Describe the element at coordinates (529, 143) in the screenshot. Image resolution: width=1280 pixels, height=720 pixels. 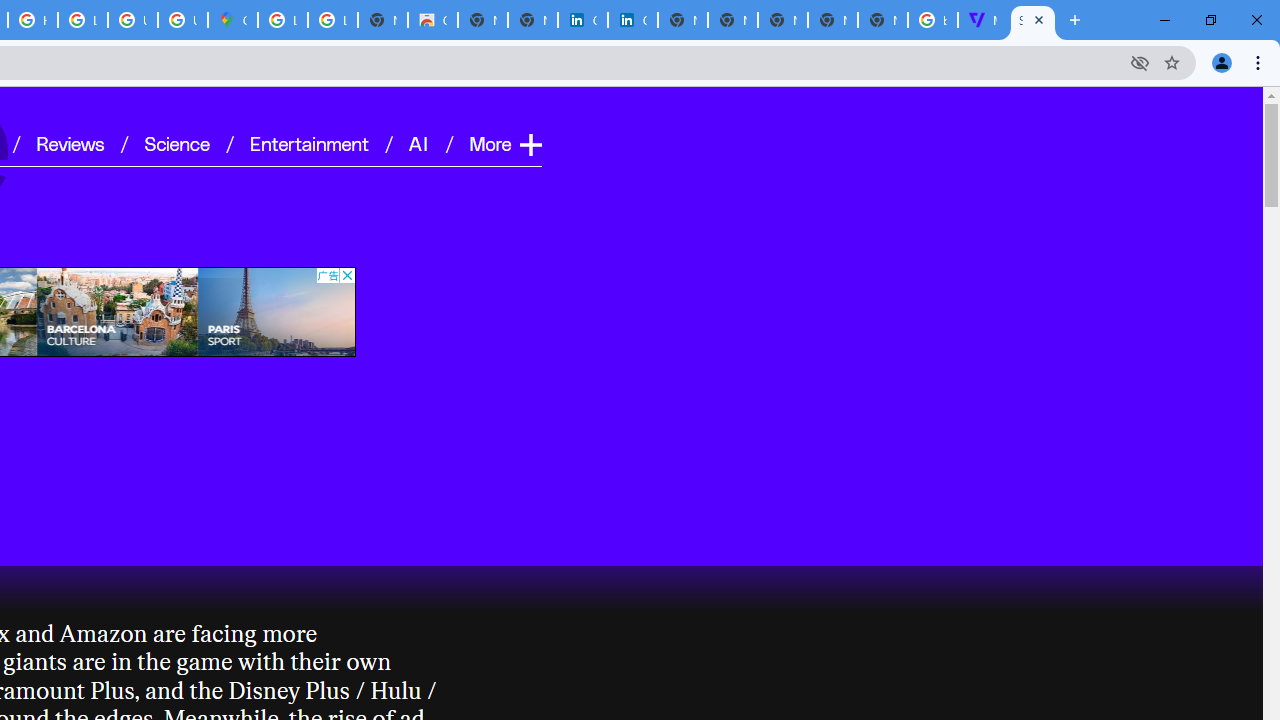
I see `'Expand'` at that location.